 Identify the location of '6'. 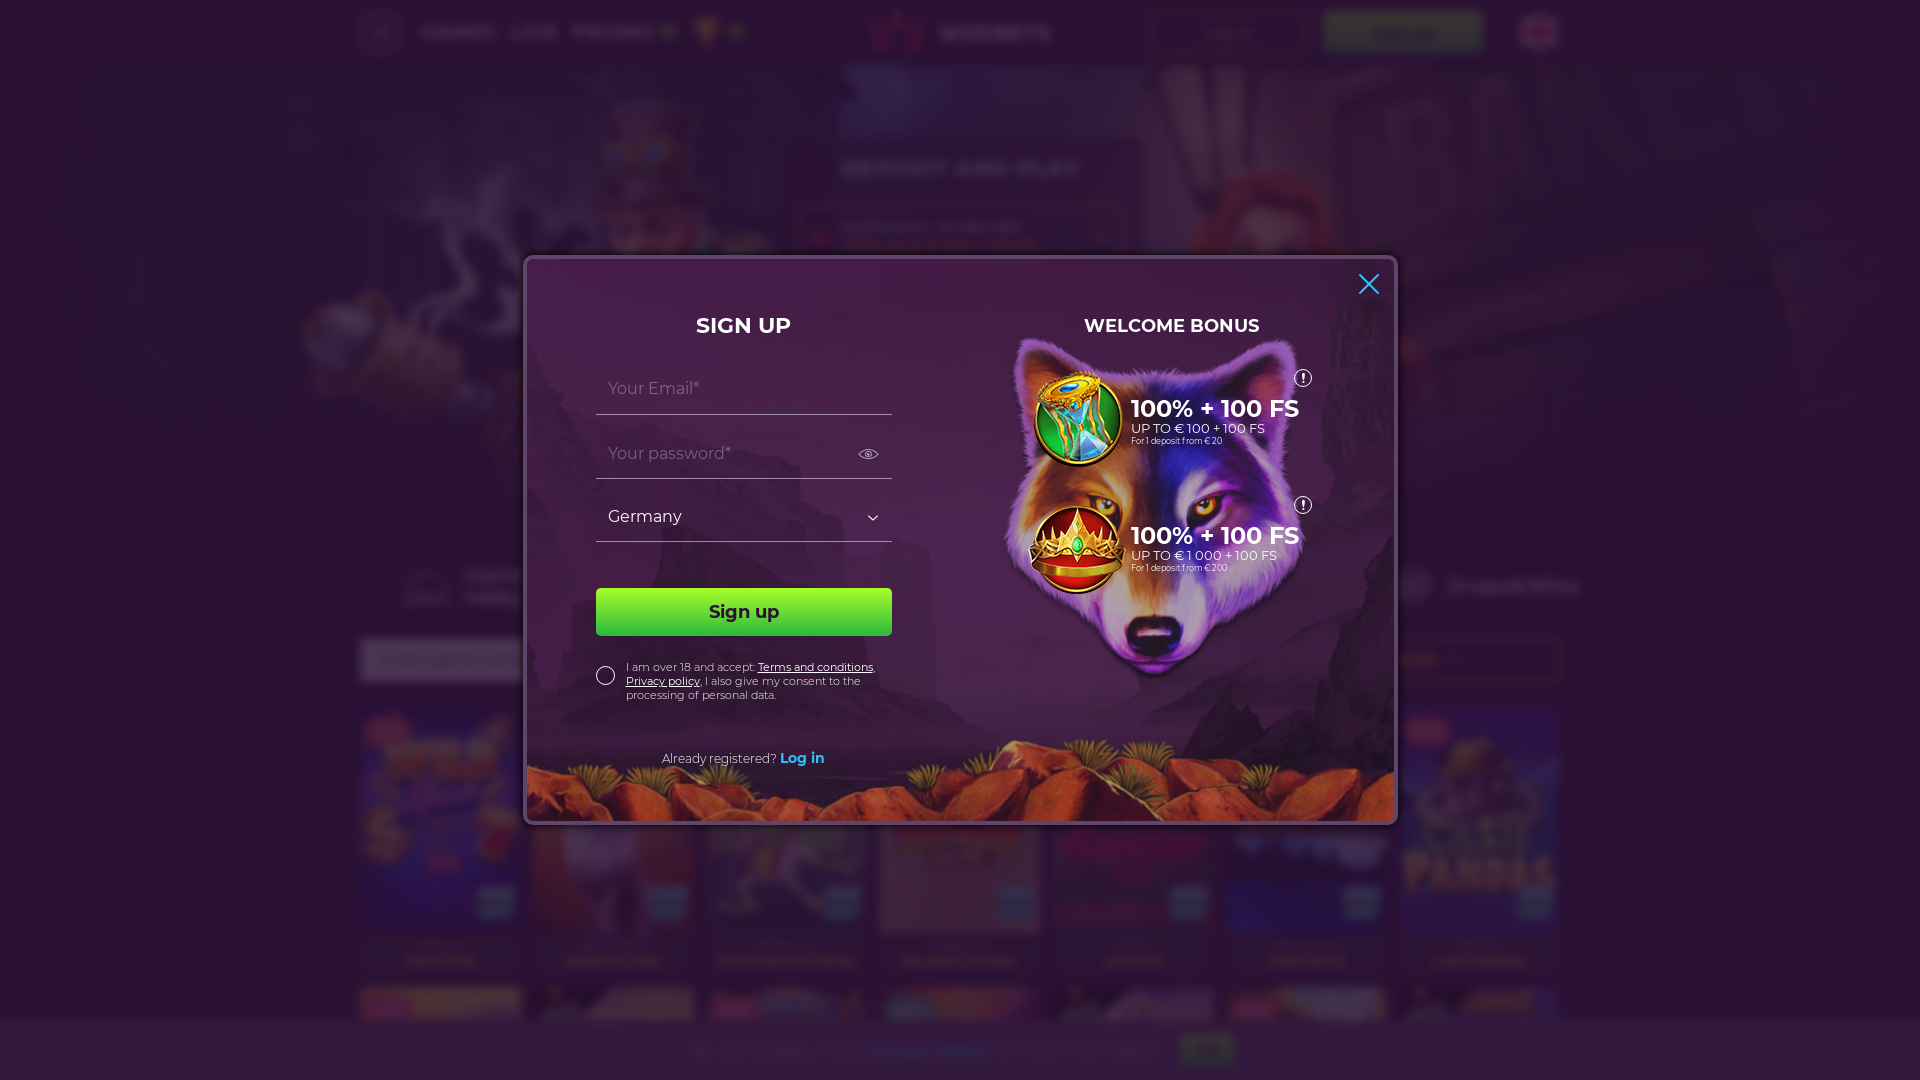
(691, 31).